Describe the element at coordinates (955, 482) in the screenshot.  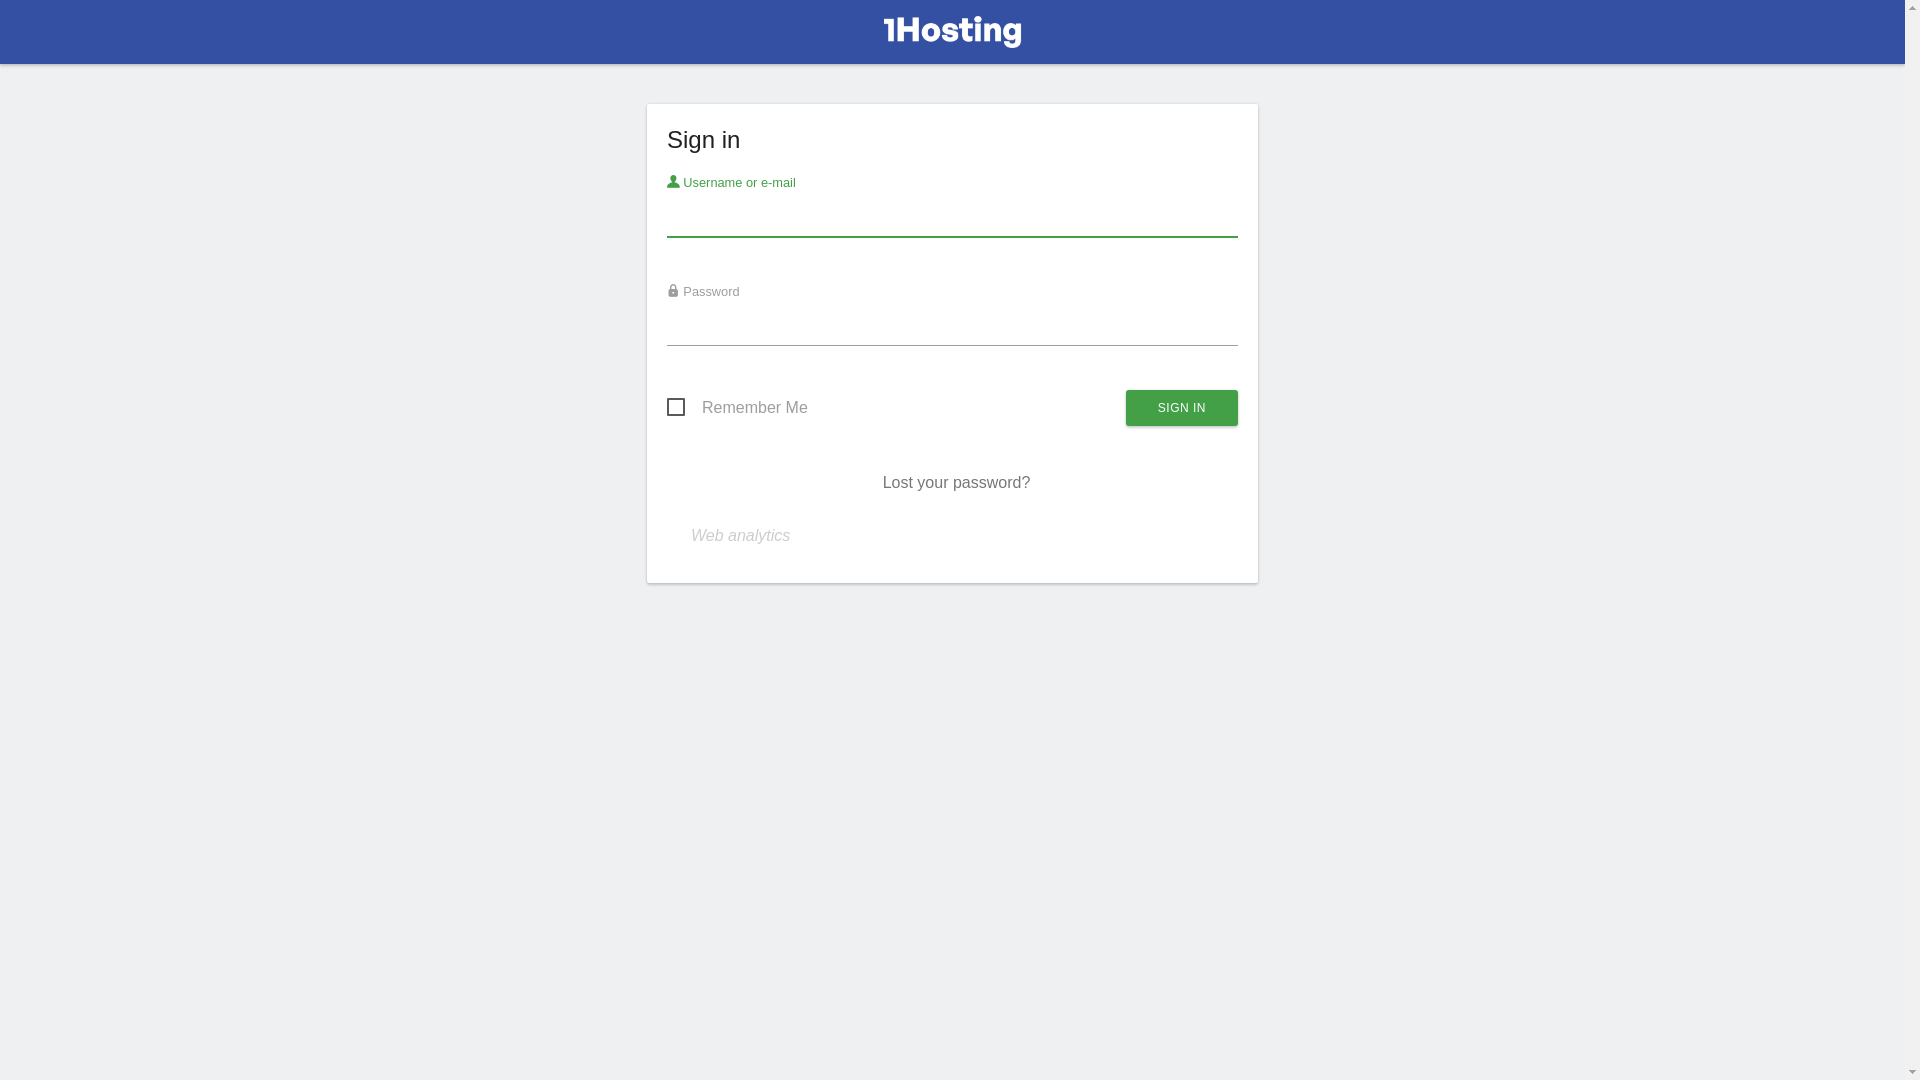
I see `'Lost your password?'` at that location.